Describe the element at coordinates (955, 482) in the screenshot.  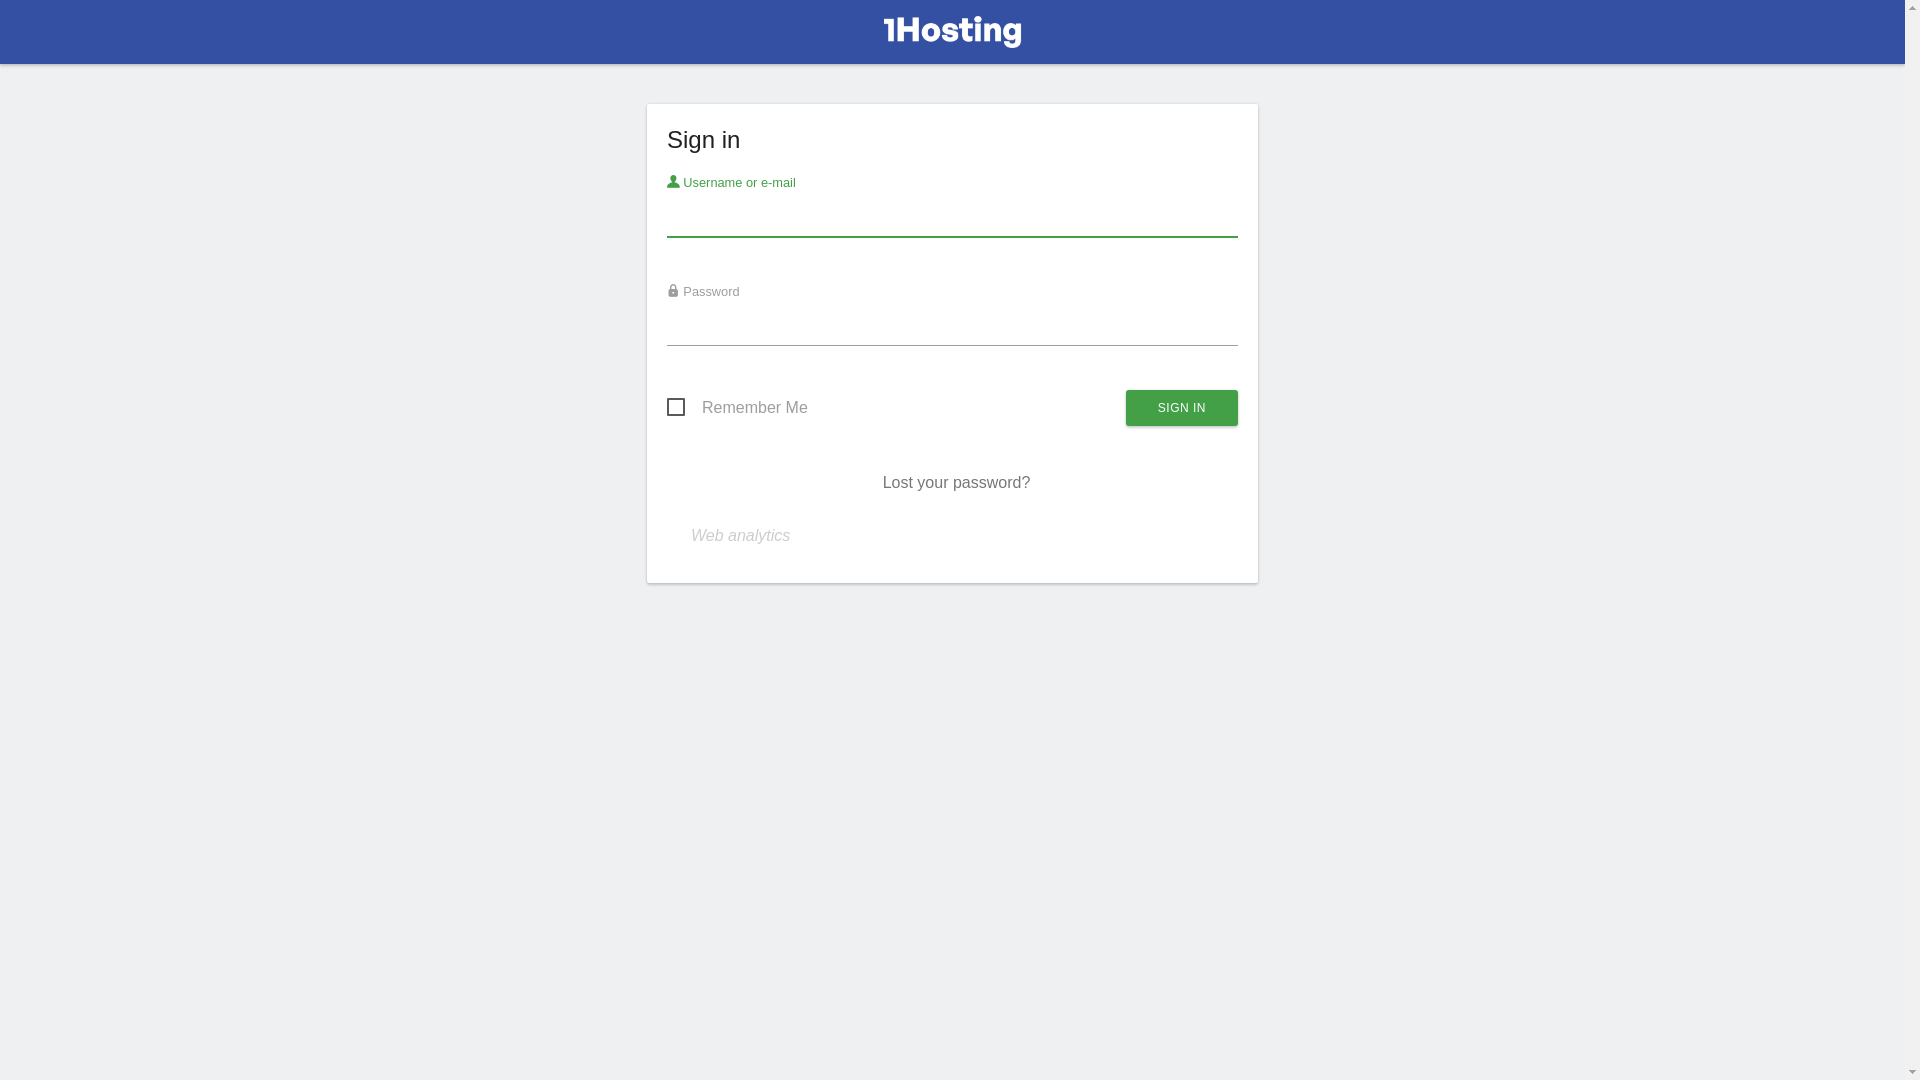
I see `'Lost your password?'` at that location.